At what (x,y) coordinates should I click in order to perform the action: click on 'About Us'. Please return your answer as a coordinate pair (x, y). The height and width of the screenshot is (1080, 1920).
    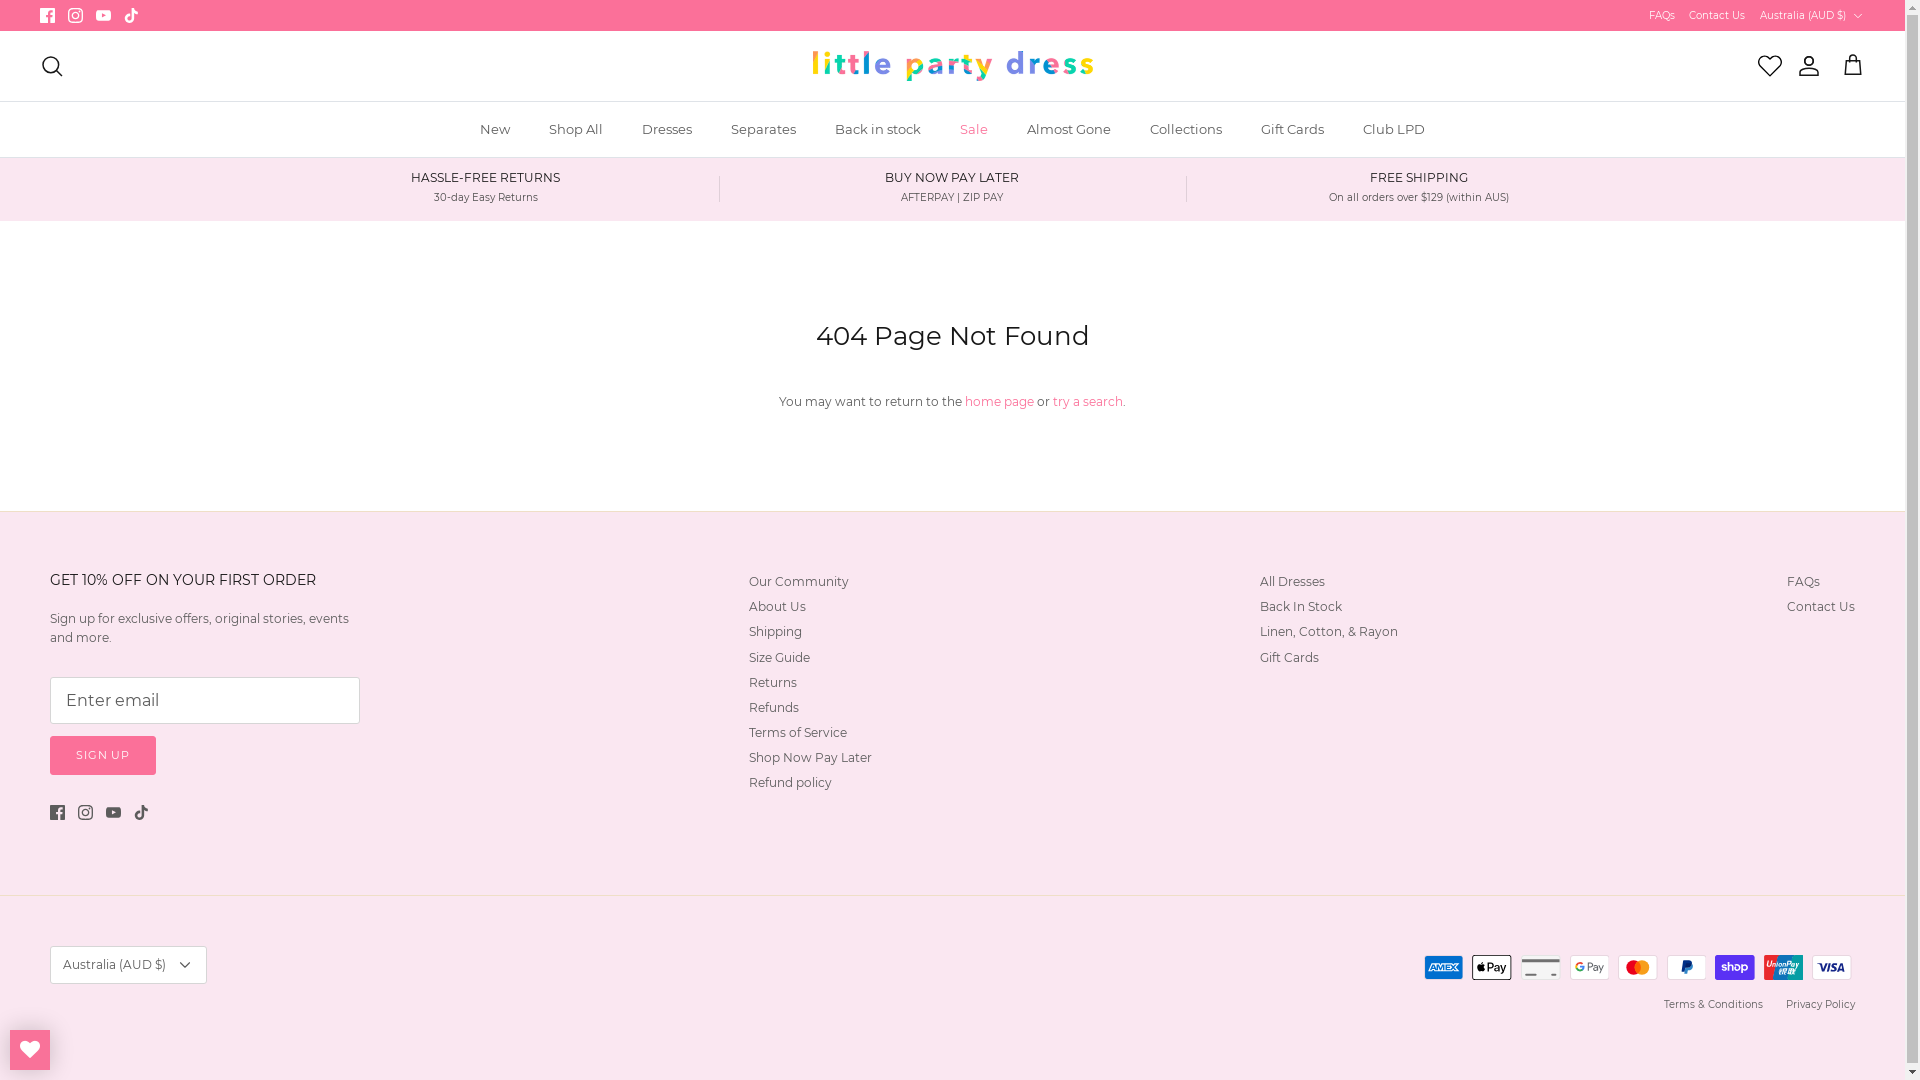
    Looking at the image, I should click on (776, 605).